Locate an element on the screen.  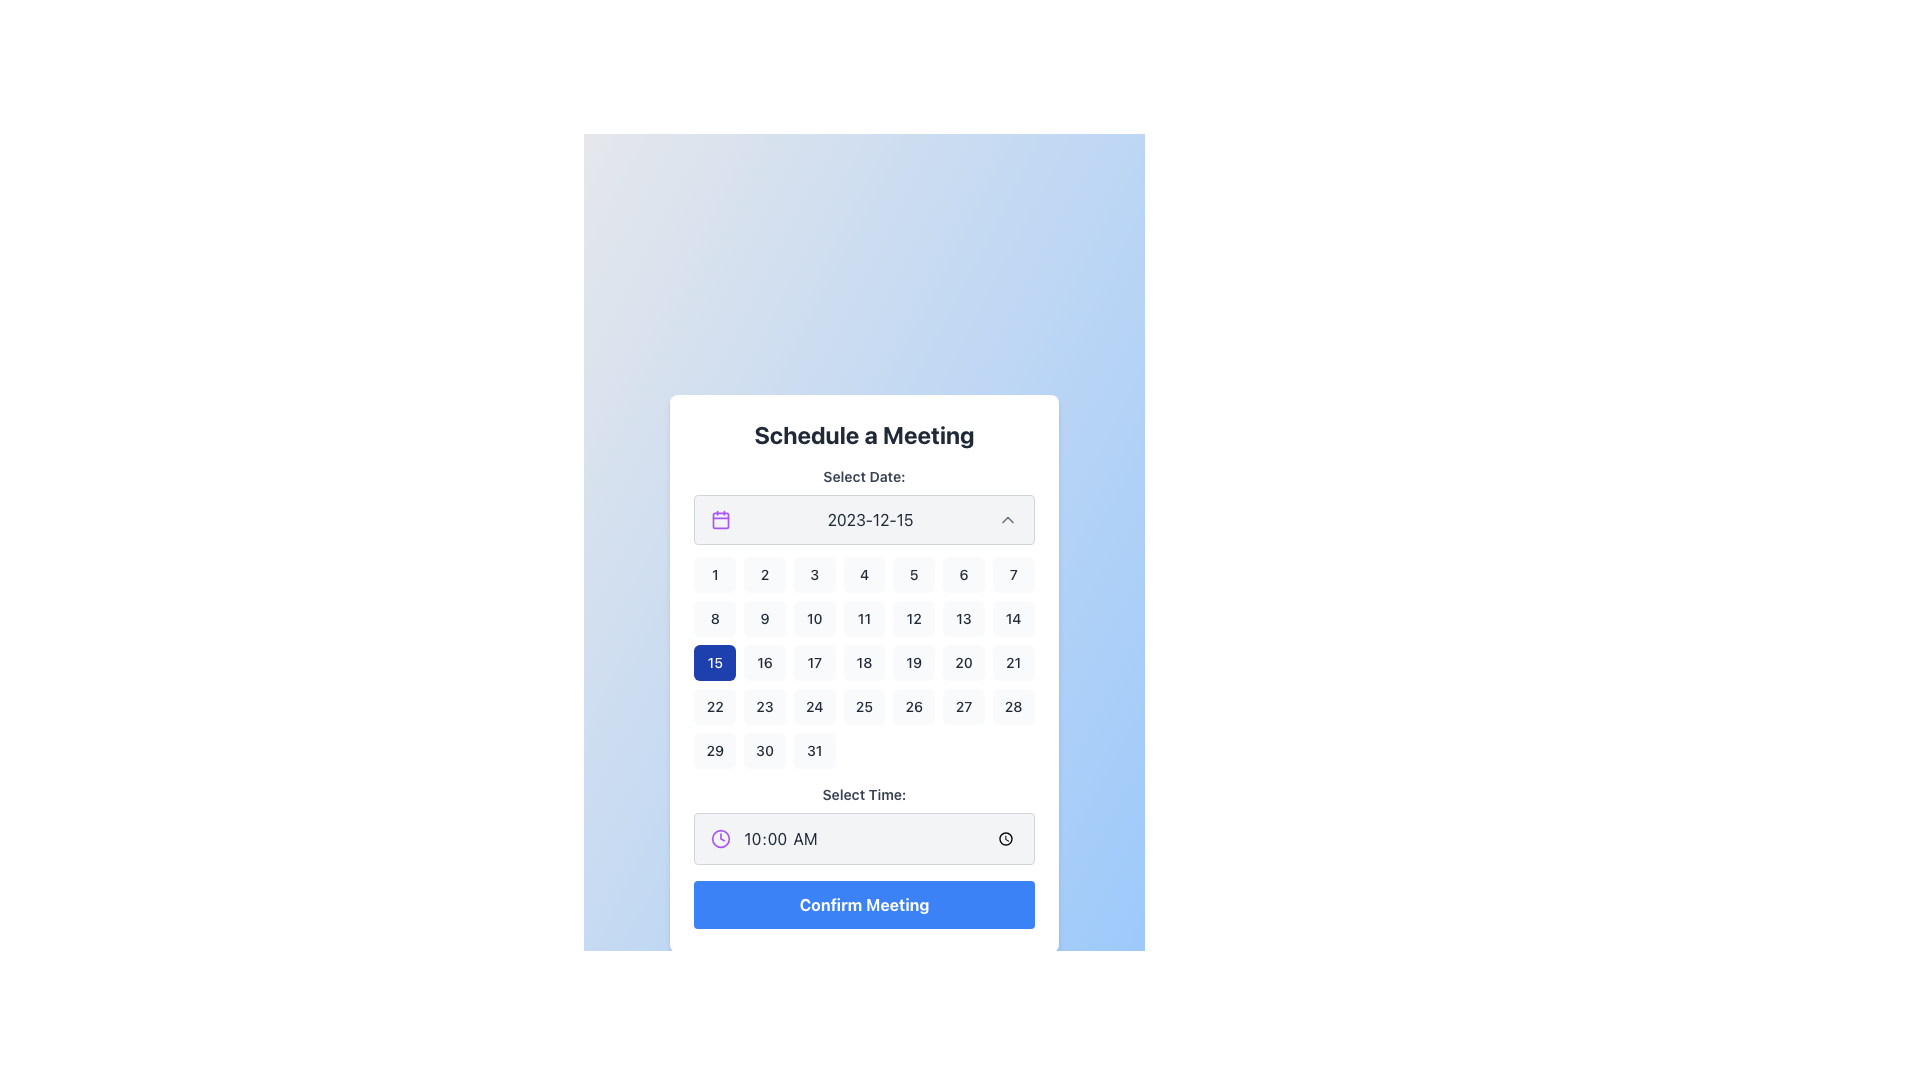
the selectable date button ('18') in the calendar interface is located at coordinates (864, 663).